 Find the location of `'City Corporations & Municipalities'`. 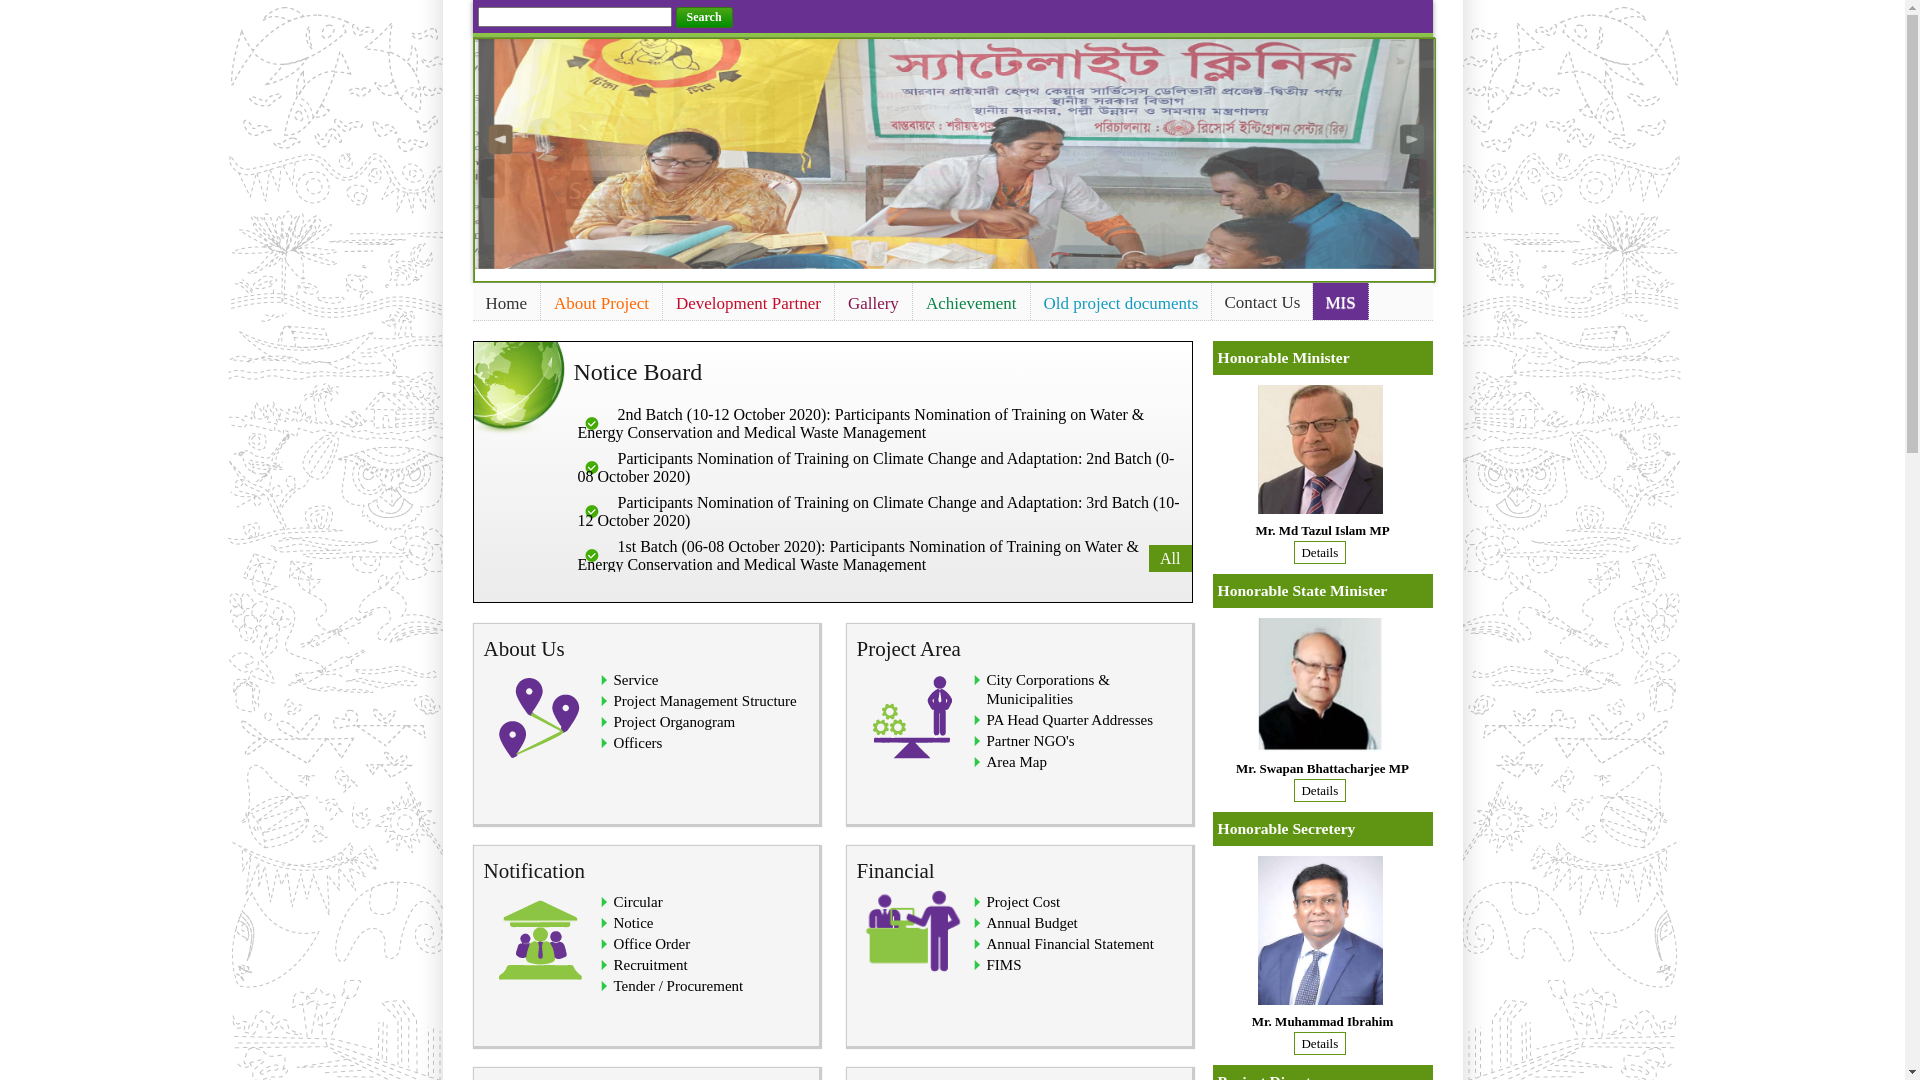

'City Corporations & Municipalities' is located at coordinates (985, 688).